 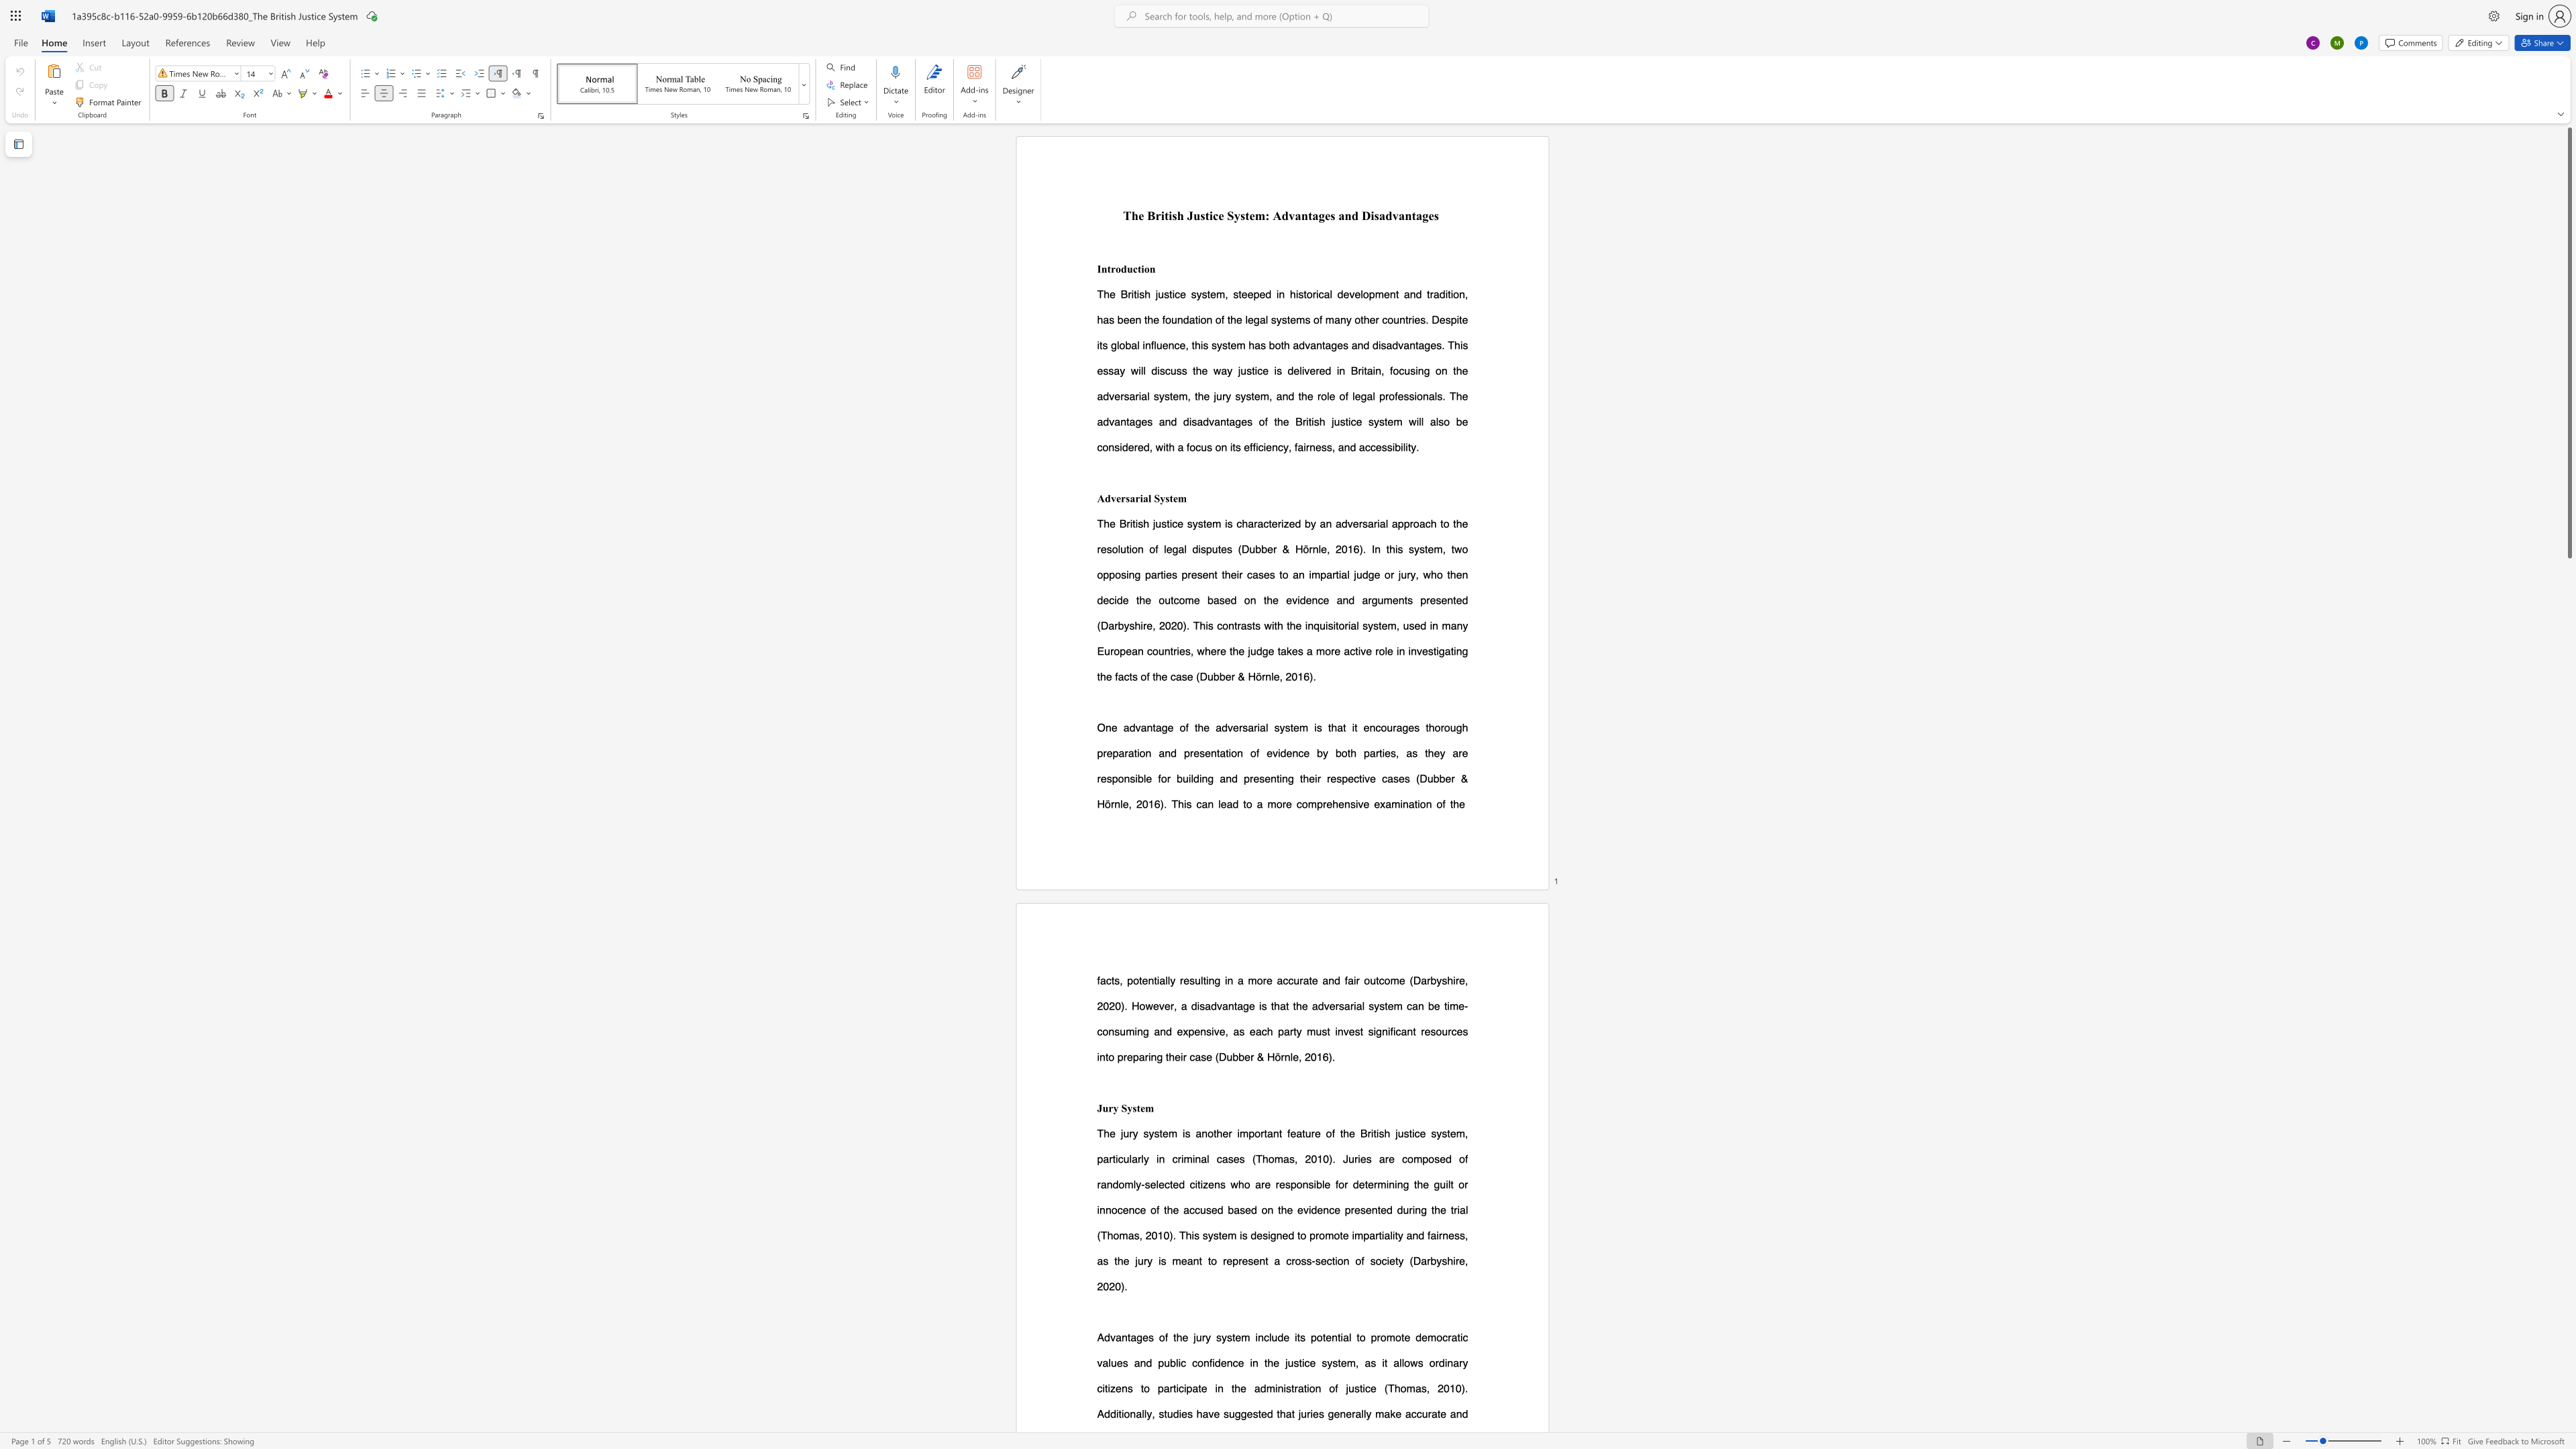 What do you see at coordinates (2568, 1246) in the screenshot?
I see `the scrollbar to scroll the page down` at bounding box center [2568, 1246].